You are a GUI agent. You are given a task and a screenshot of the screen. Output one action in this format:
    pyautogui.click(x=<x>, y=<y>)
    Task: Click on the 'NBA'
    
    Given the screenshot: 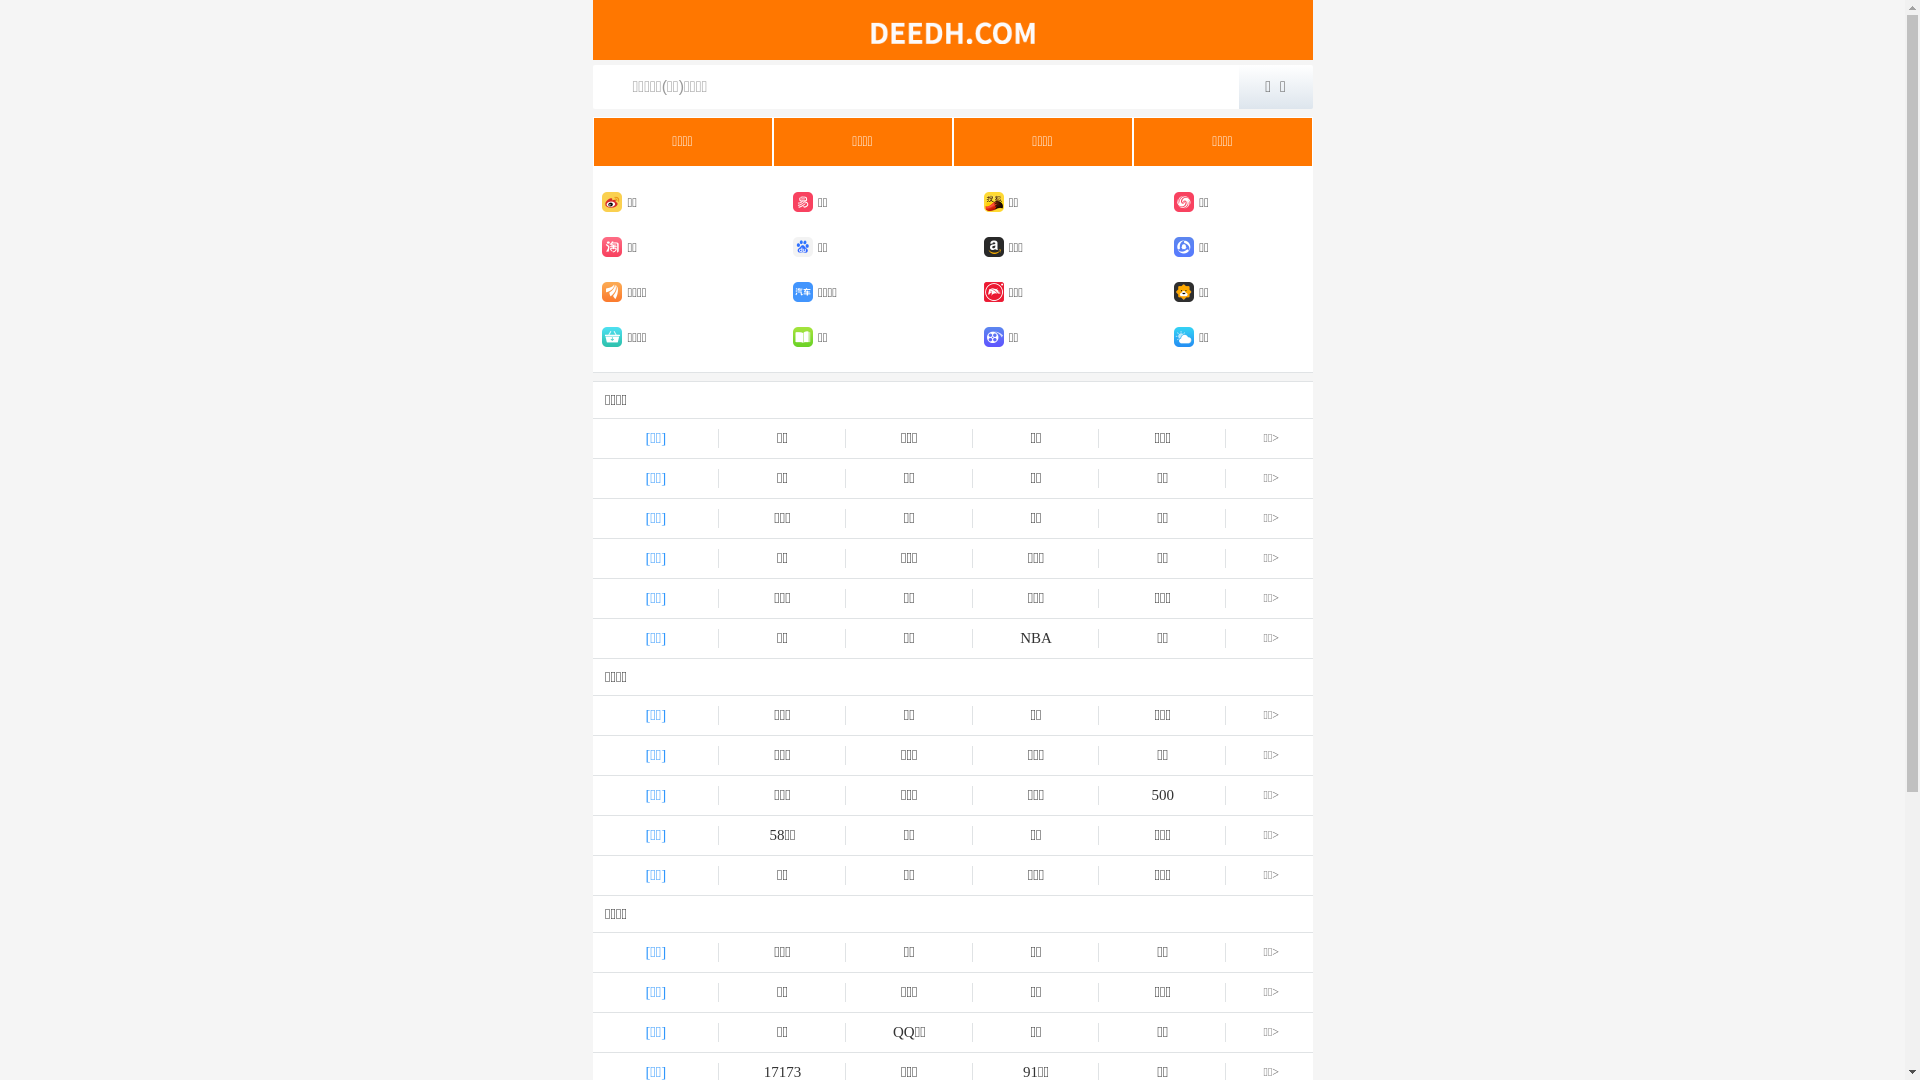 What is the action you would take?
    pyautogui.click(x=1036, y=638)
    